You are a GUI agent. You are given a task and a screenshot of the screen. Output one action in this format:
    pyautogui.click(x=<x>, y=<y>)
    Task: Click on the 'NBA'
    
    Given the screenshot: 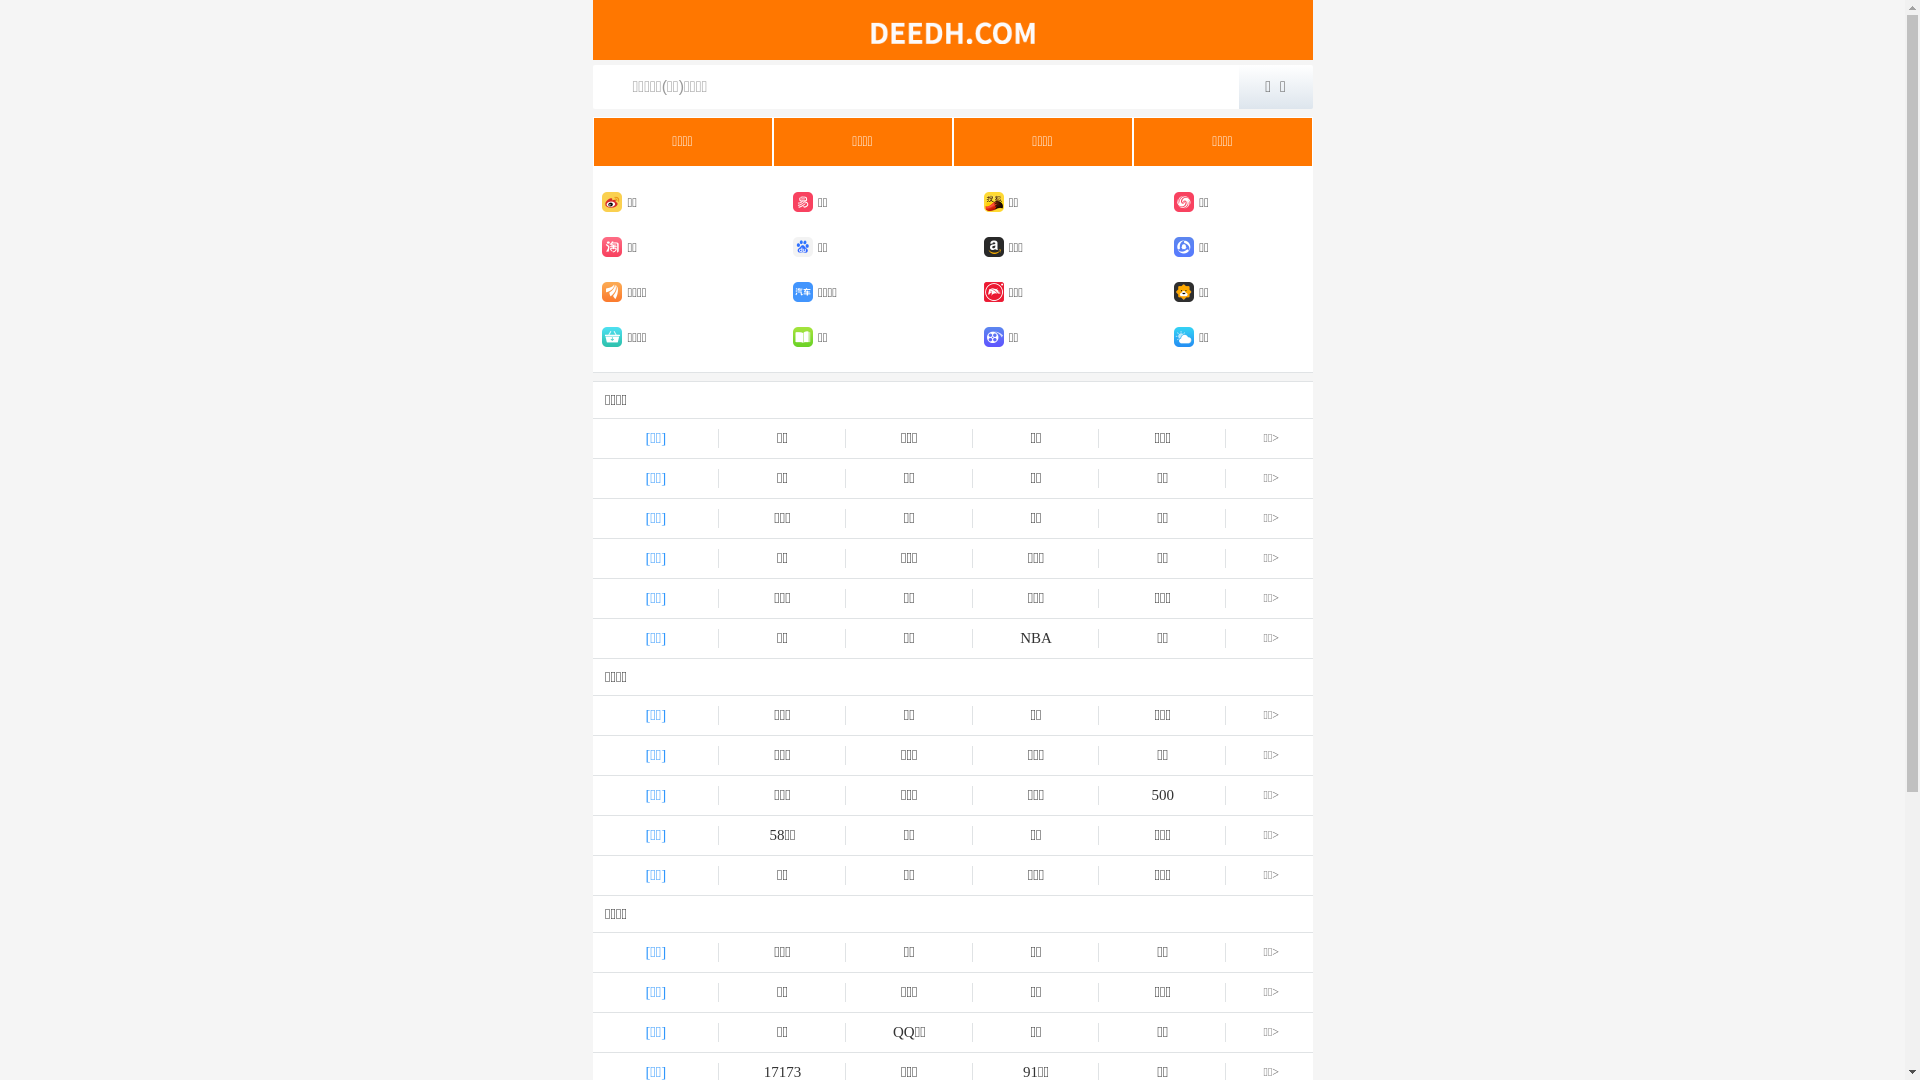 What is the action you would take?
    pyautogui.click(x=1036, y=638)
    